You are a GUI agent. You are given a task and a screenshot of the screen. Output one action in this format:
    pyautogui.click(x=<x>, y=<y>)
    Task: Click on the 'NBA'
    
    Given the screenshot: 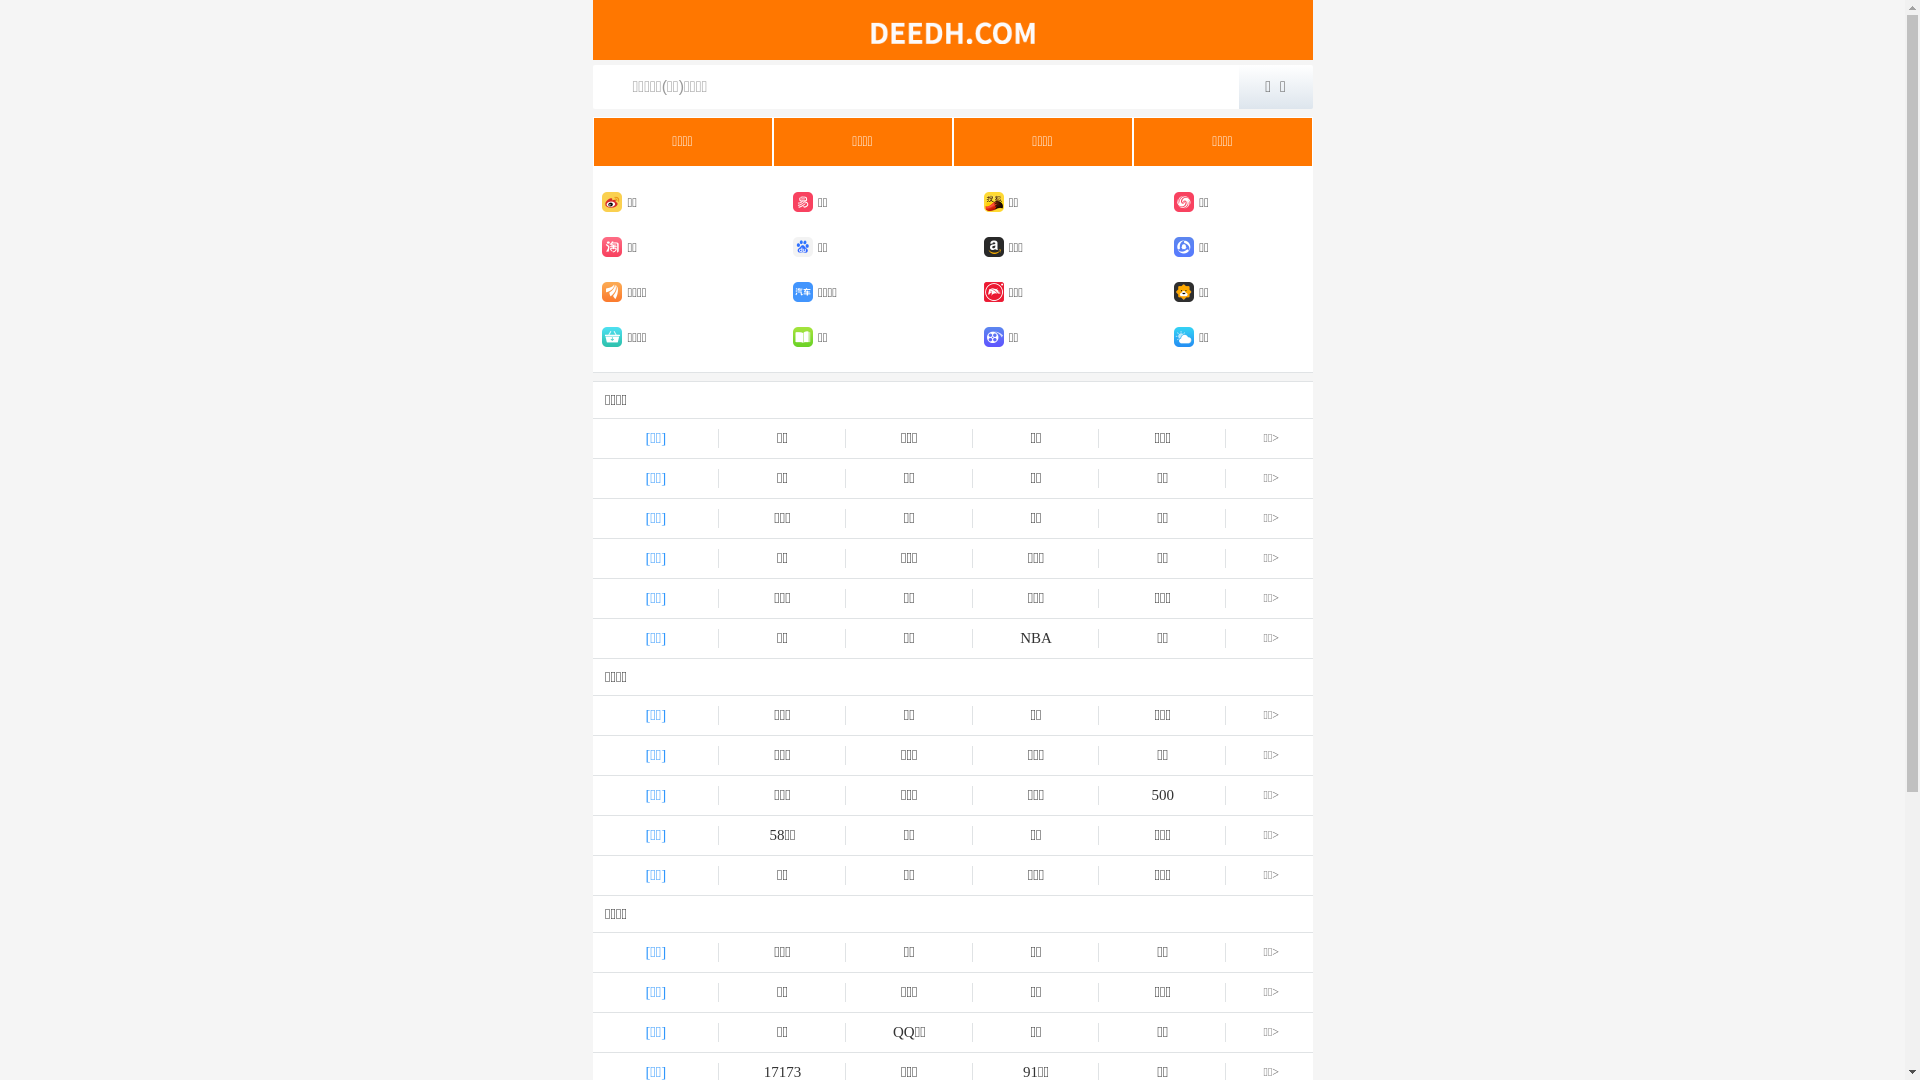 What is the action you would take?
    pyautogui.click(x=1036, y=638)
    